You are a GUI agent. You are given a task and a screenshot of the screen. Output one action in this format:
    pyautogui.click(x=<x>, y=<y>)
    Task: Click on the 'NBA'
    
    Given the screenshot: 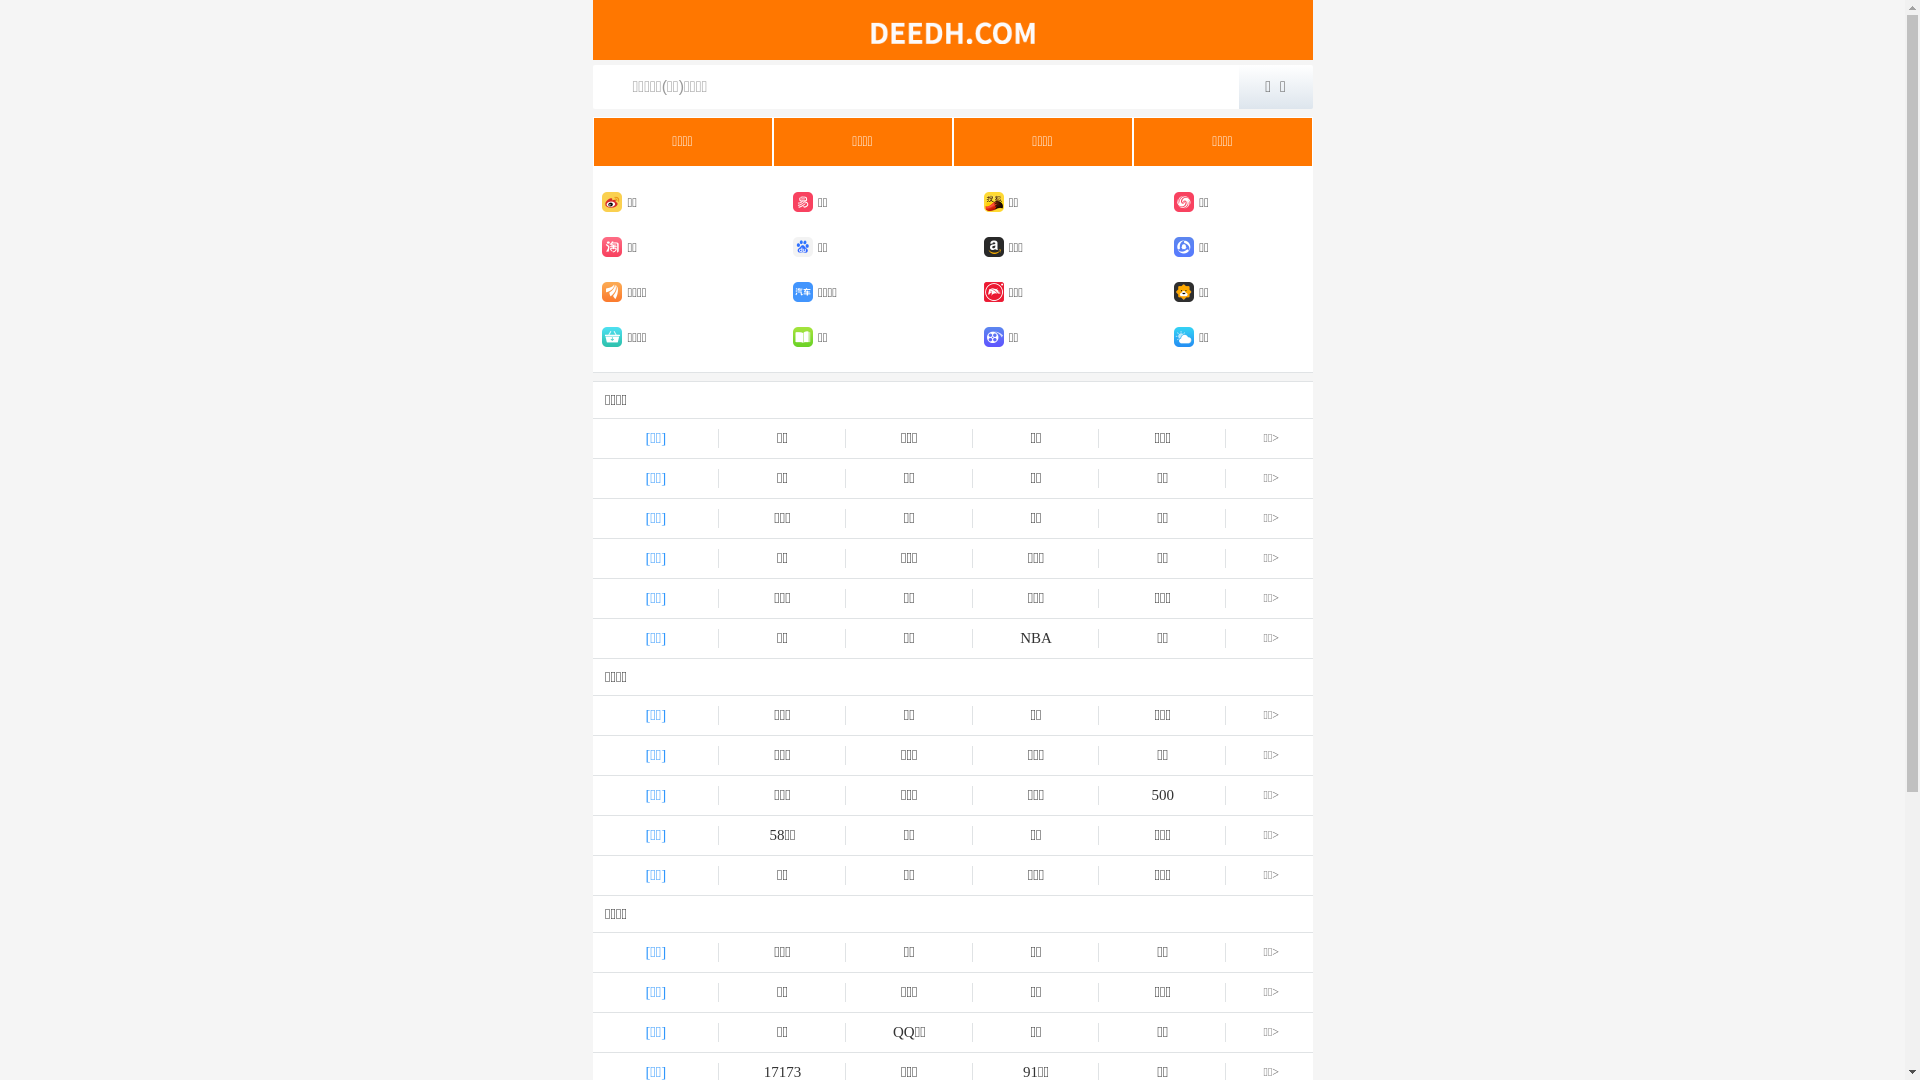 What is the action you would take?
    pyautogui.click(x=1036, y=638)
    